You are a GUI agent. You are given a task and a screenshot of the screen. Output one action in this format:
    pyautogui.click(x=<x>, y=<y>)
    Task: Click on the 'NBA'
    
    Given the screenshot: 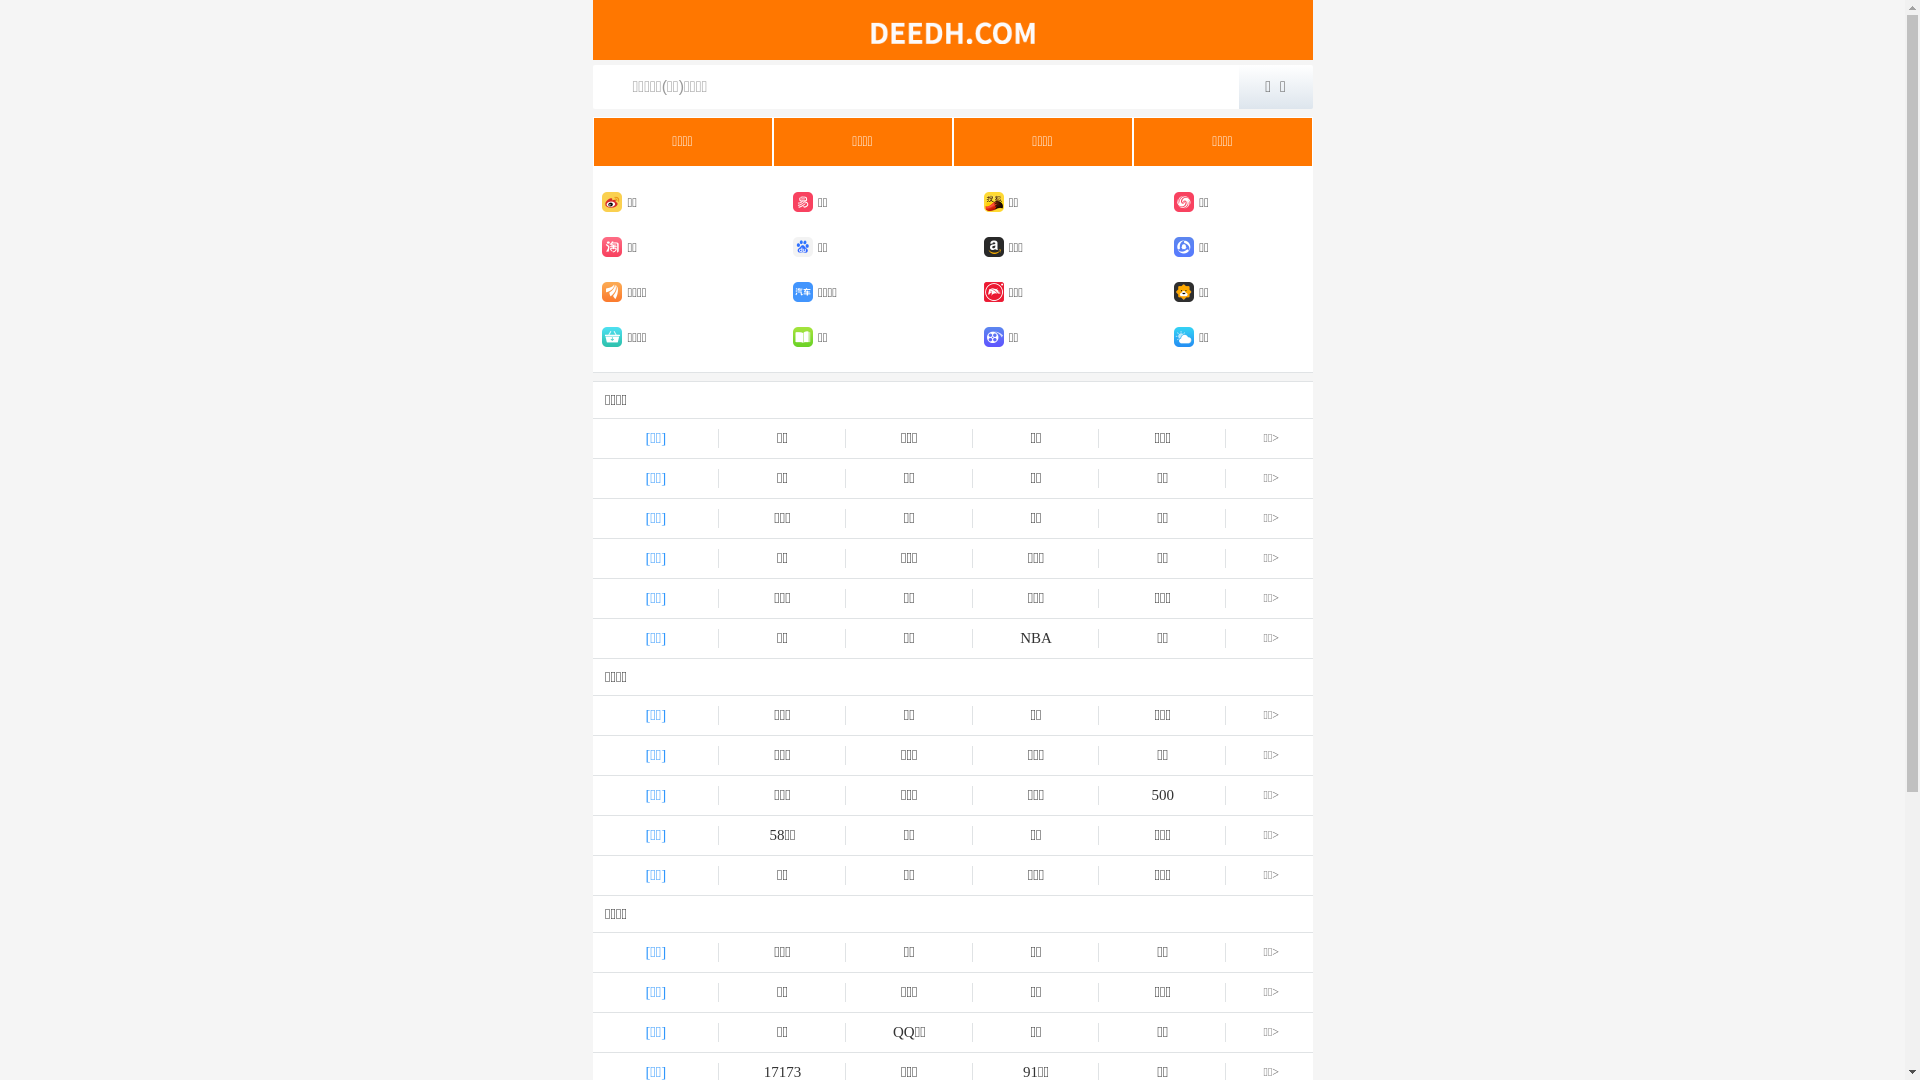 What is the action you would take?
    pyautogui.click(x=1036, y=638)
    